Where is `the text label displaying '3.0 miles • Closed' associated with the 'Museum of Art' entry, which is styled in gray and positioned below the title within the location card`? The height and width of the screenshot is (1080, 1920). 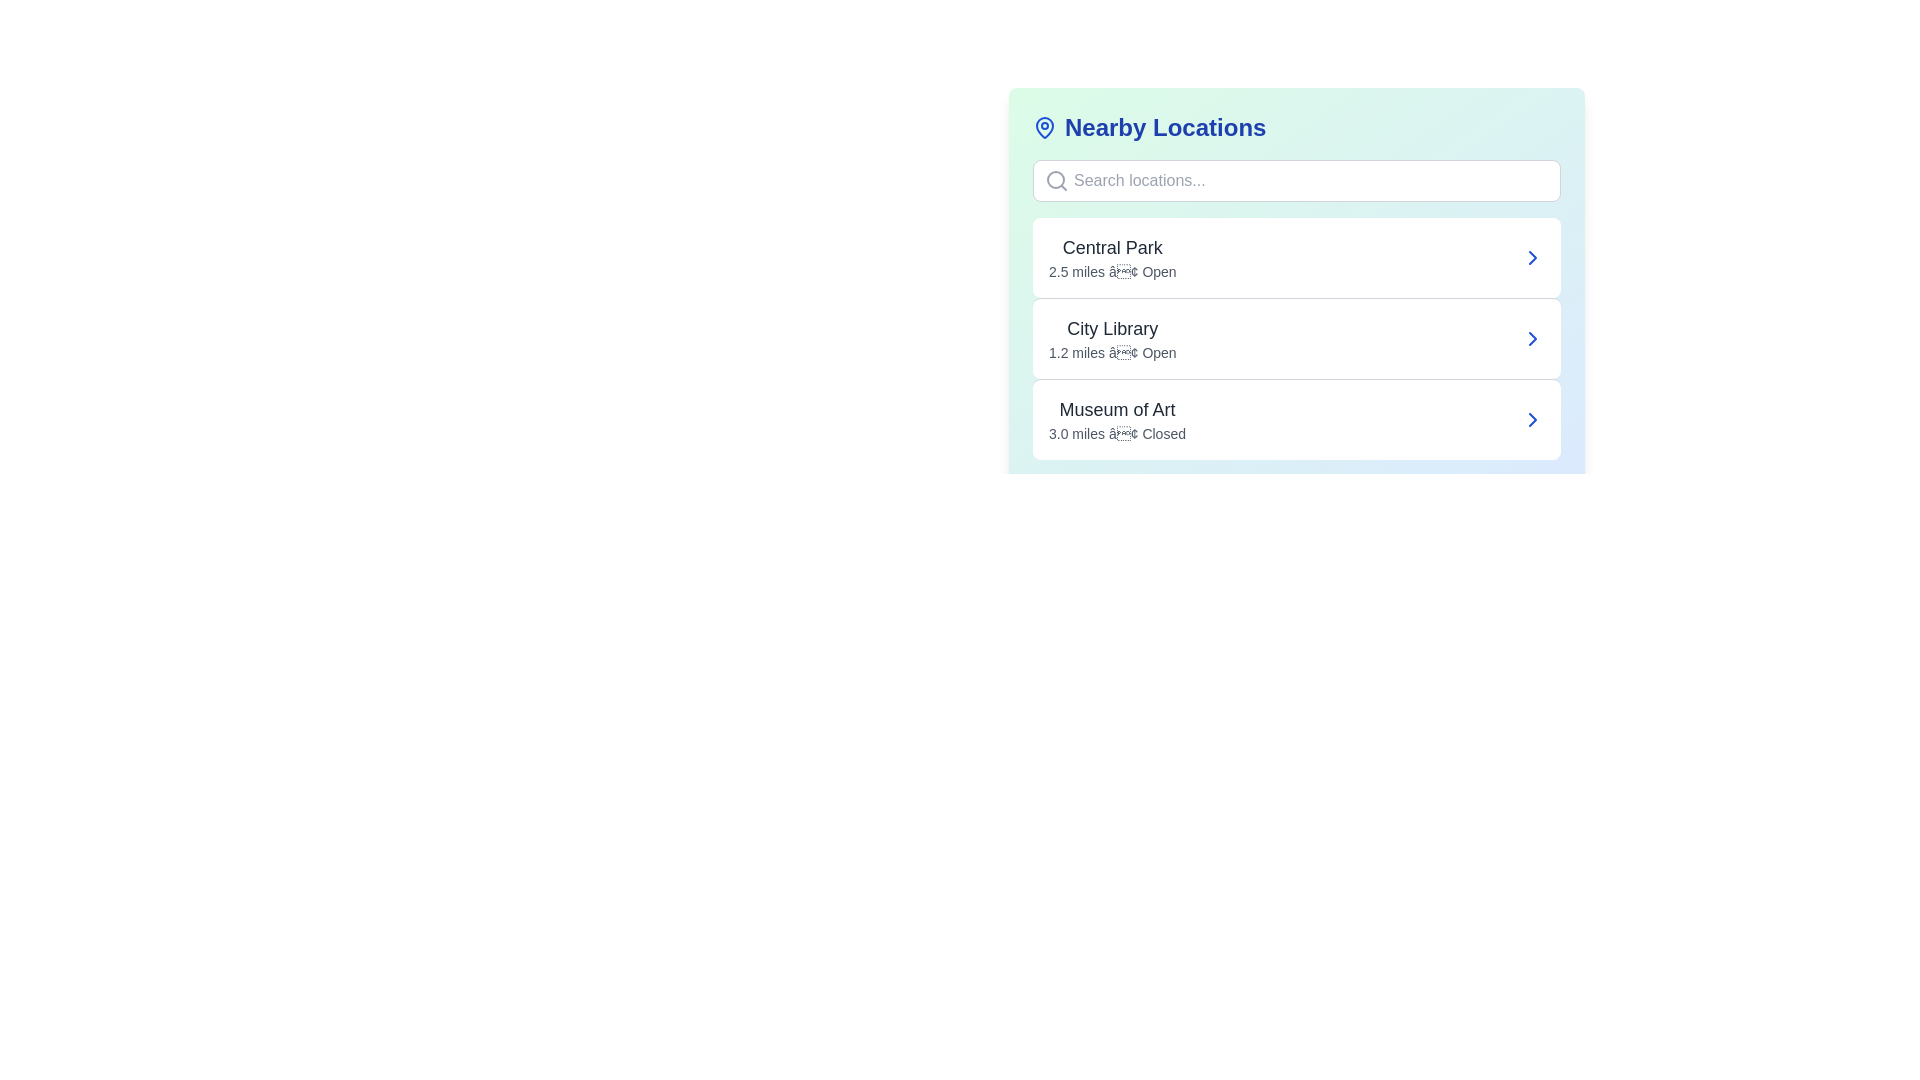 the text label displaying '3.0 miles • Closed' associated with the 'Museum of Art' entry, which is styled in gray and positioned below the title within the location card is located at coordinates (1116, 433).